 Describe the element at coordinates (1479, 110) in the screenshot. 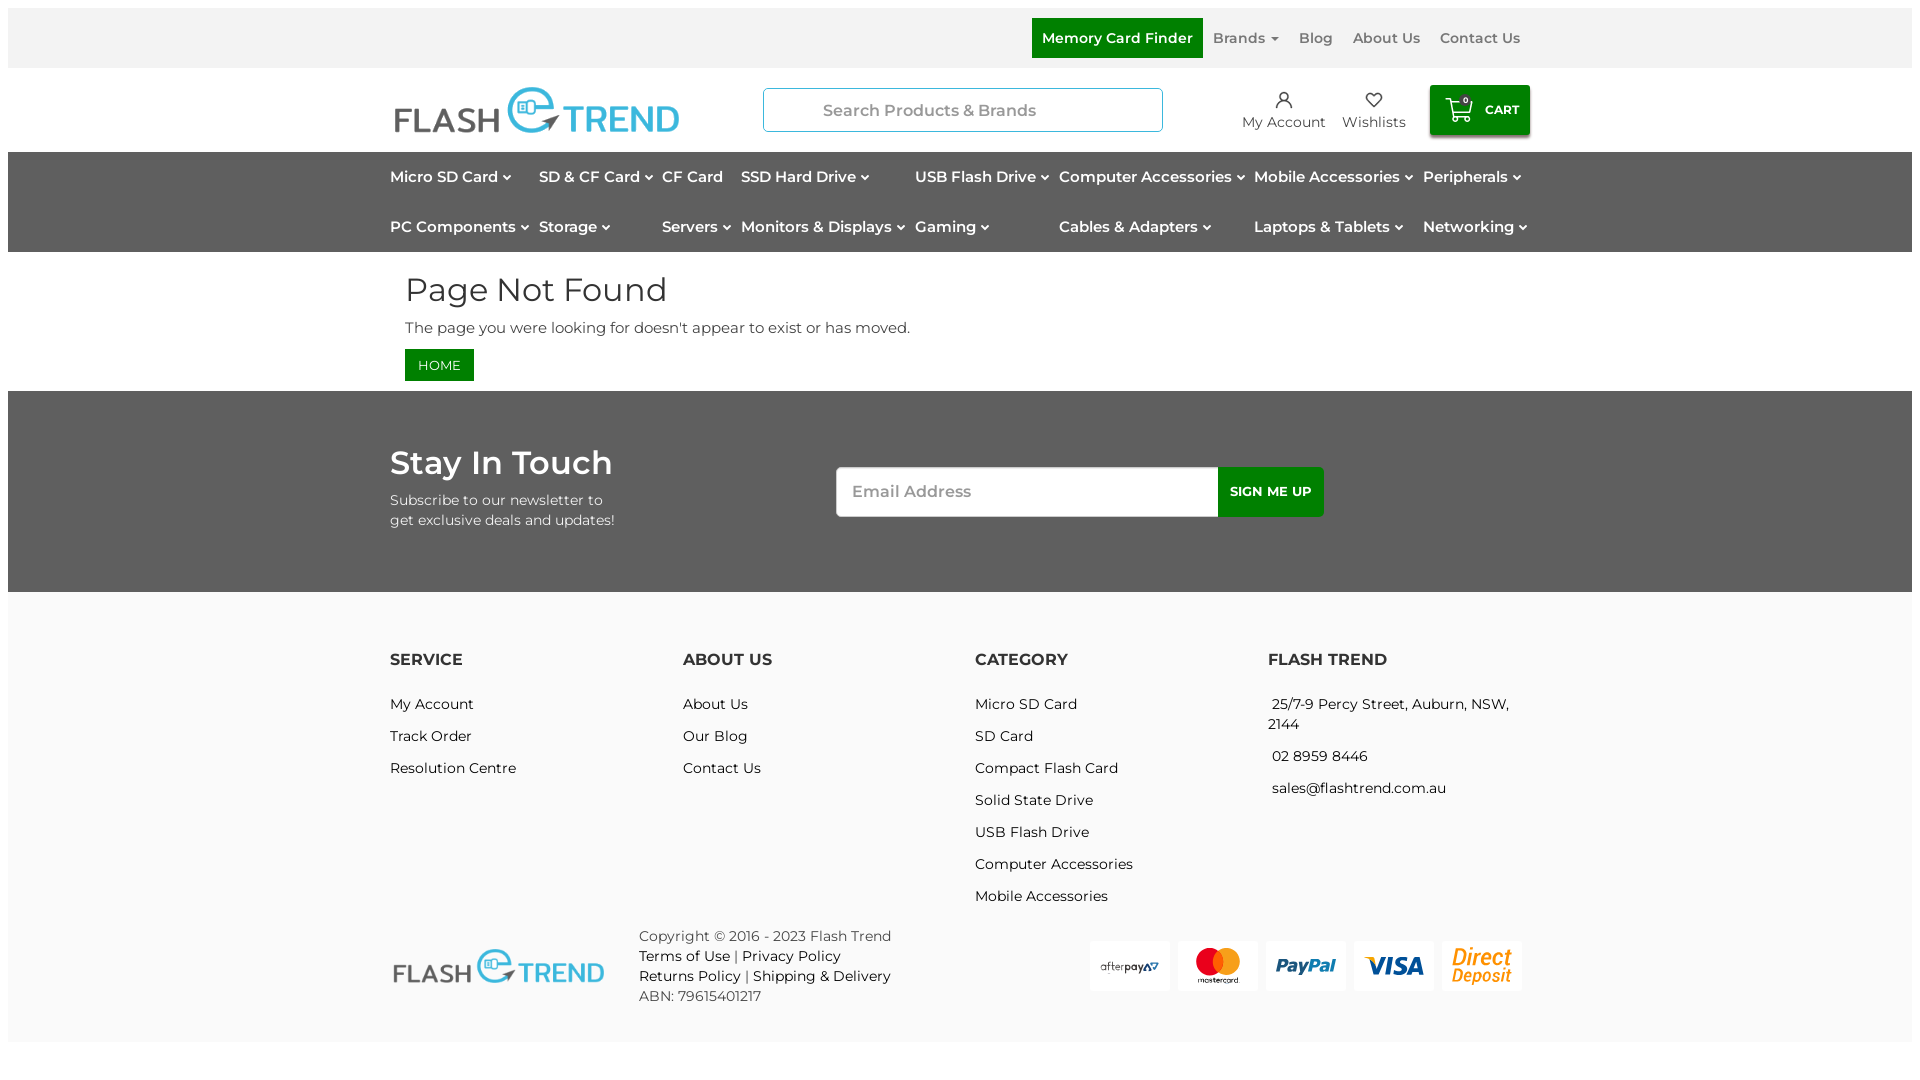

I see `'0` at that location.